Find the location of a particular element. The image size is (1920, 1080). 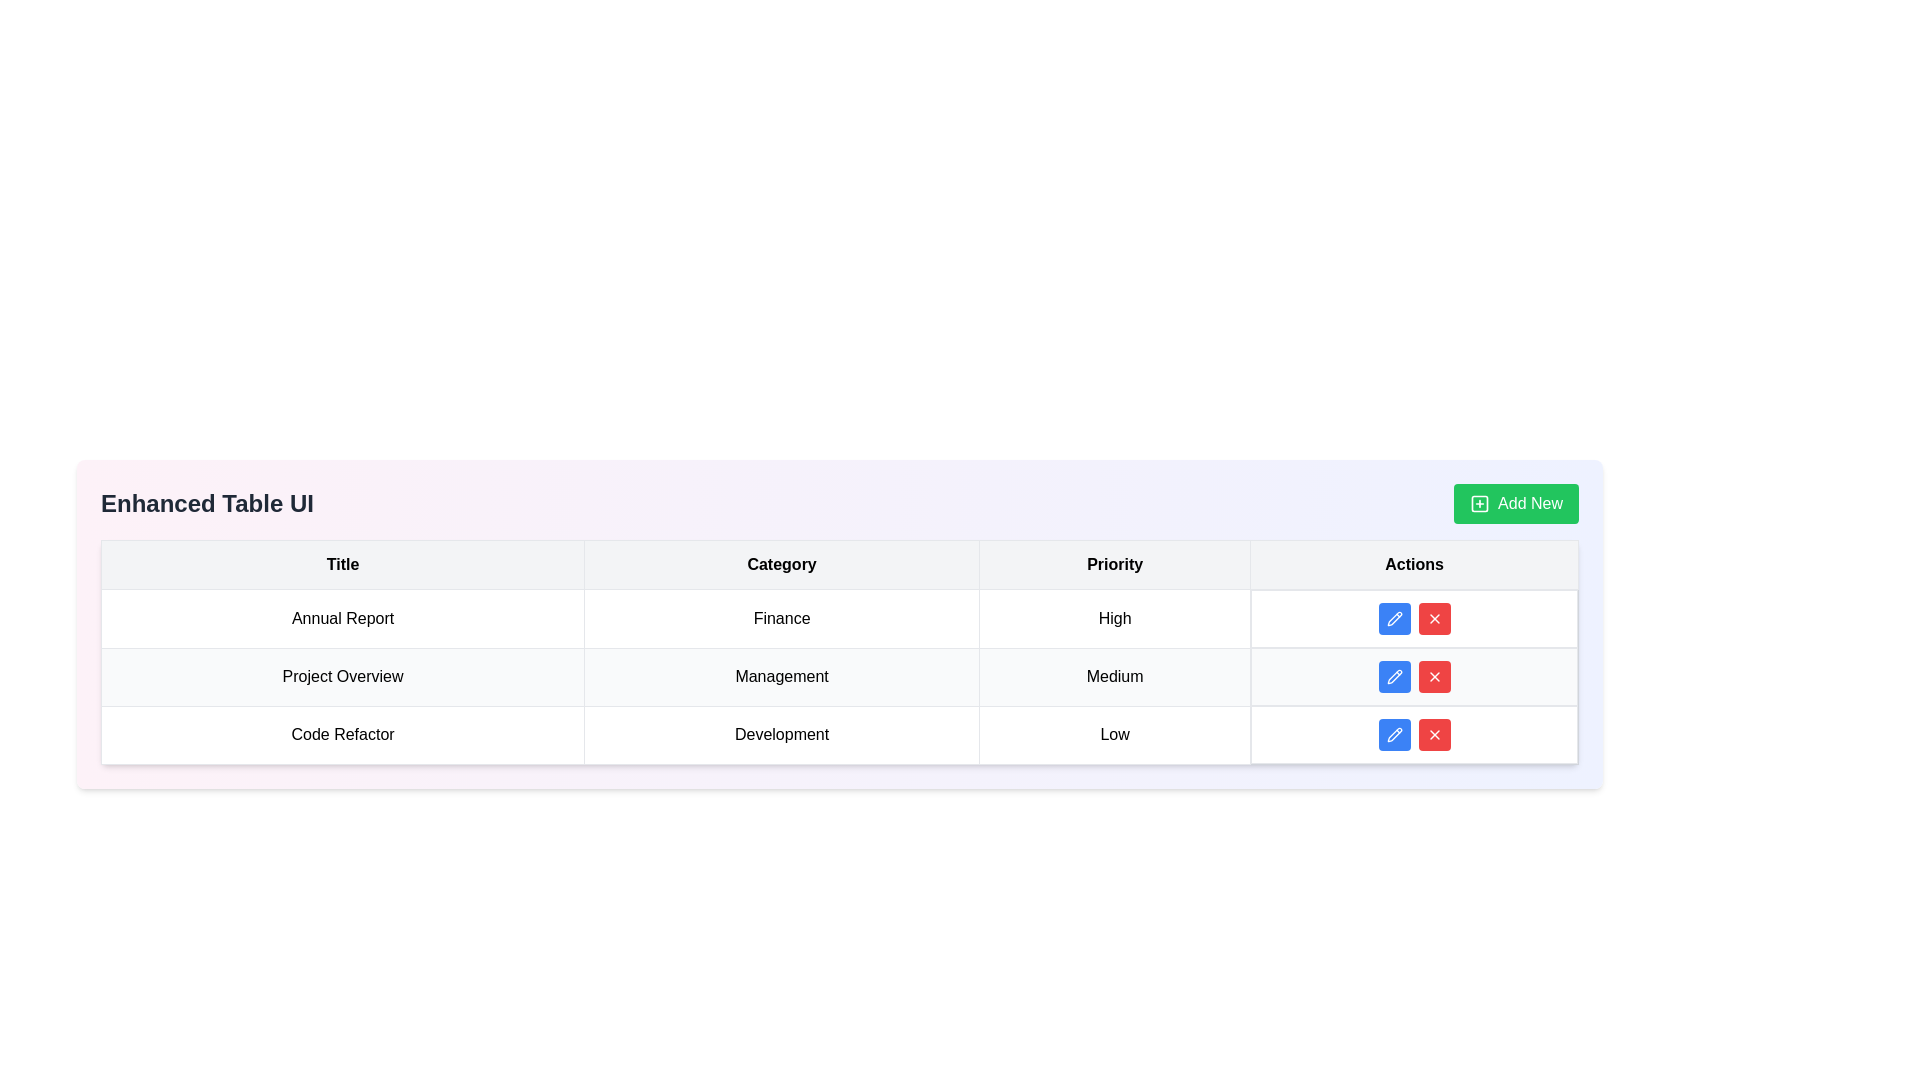

text on the 'Finance' label, which is the second column of the top row under the 'Category' header in the table is located at coordinates (781, 617).